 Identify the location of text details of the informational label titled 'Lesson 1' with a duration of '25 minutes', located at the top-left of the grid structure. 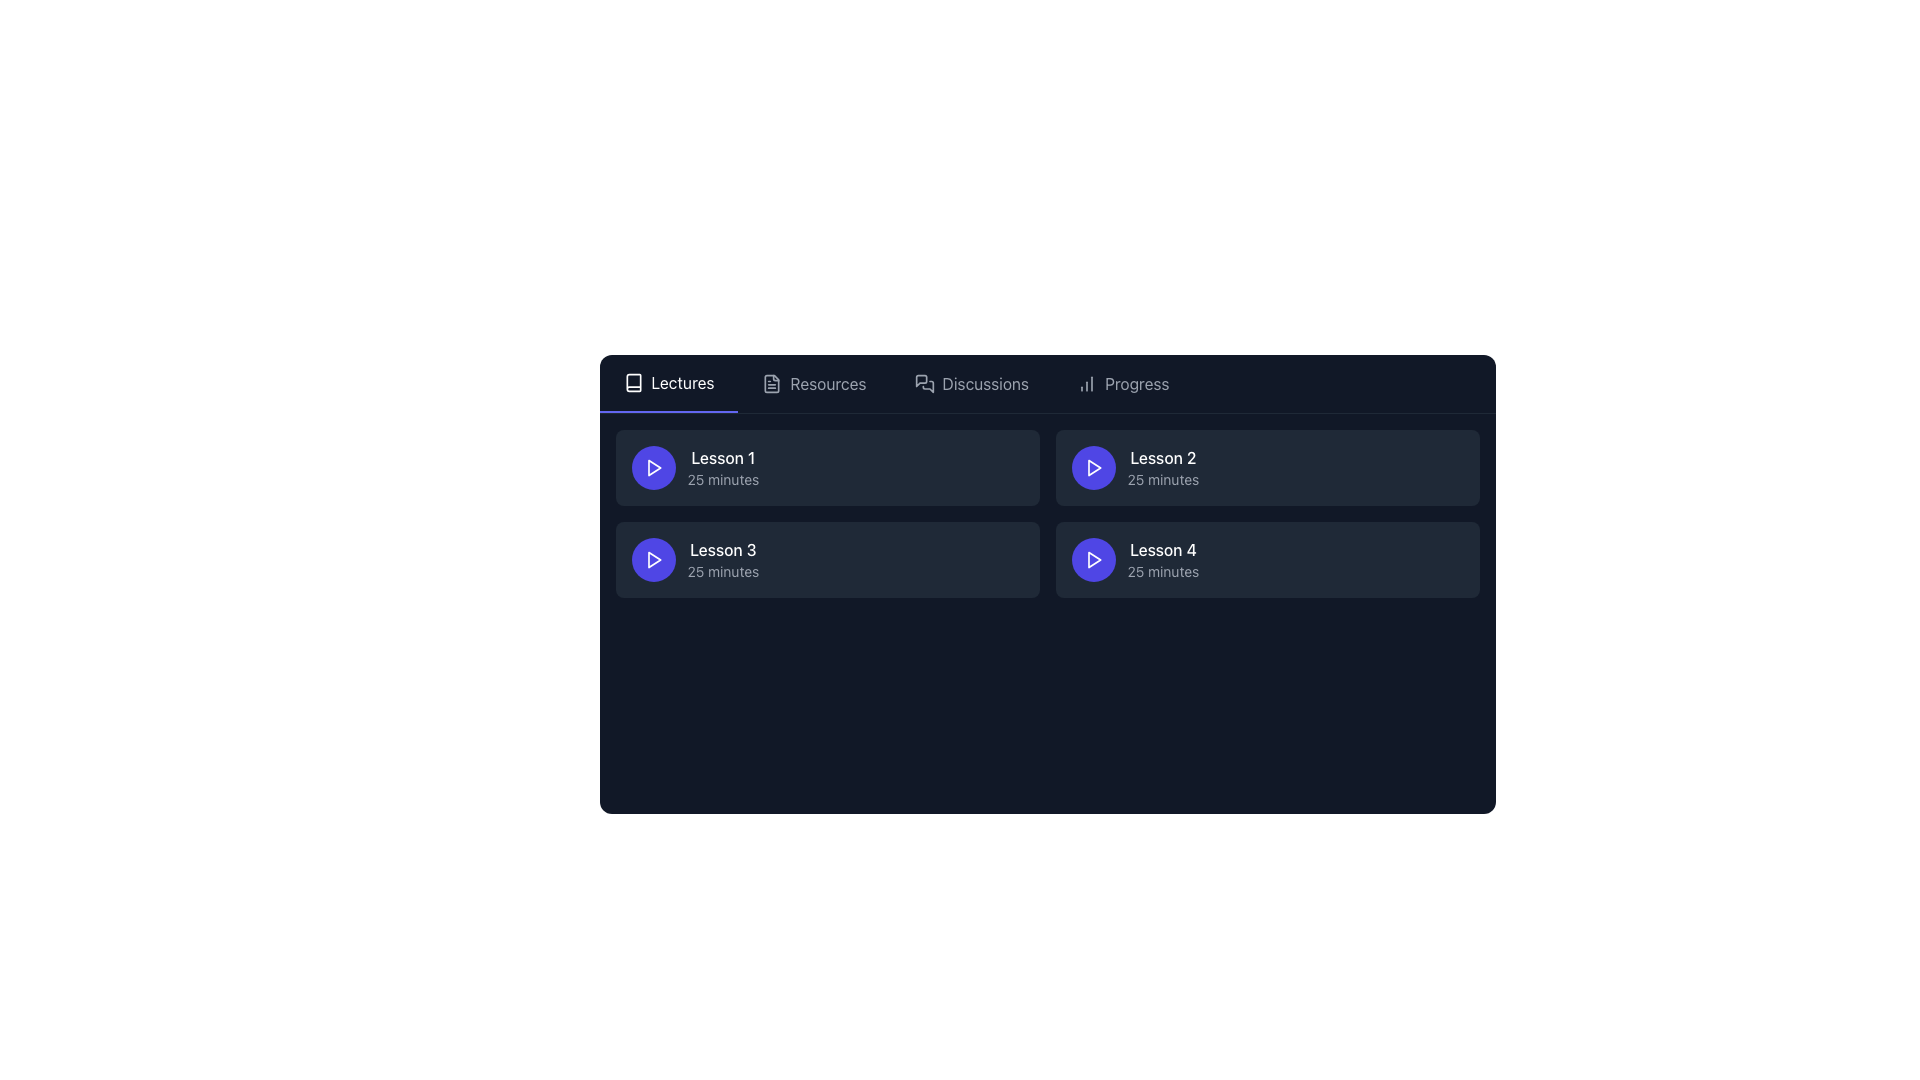
(722, 467).